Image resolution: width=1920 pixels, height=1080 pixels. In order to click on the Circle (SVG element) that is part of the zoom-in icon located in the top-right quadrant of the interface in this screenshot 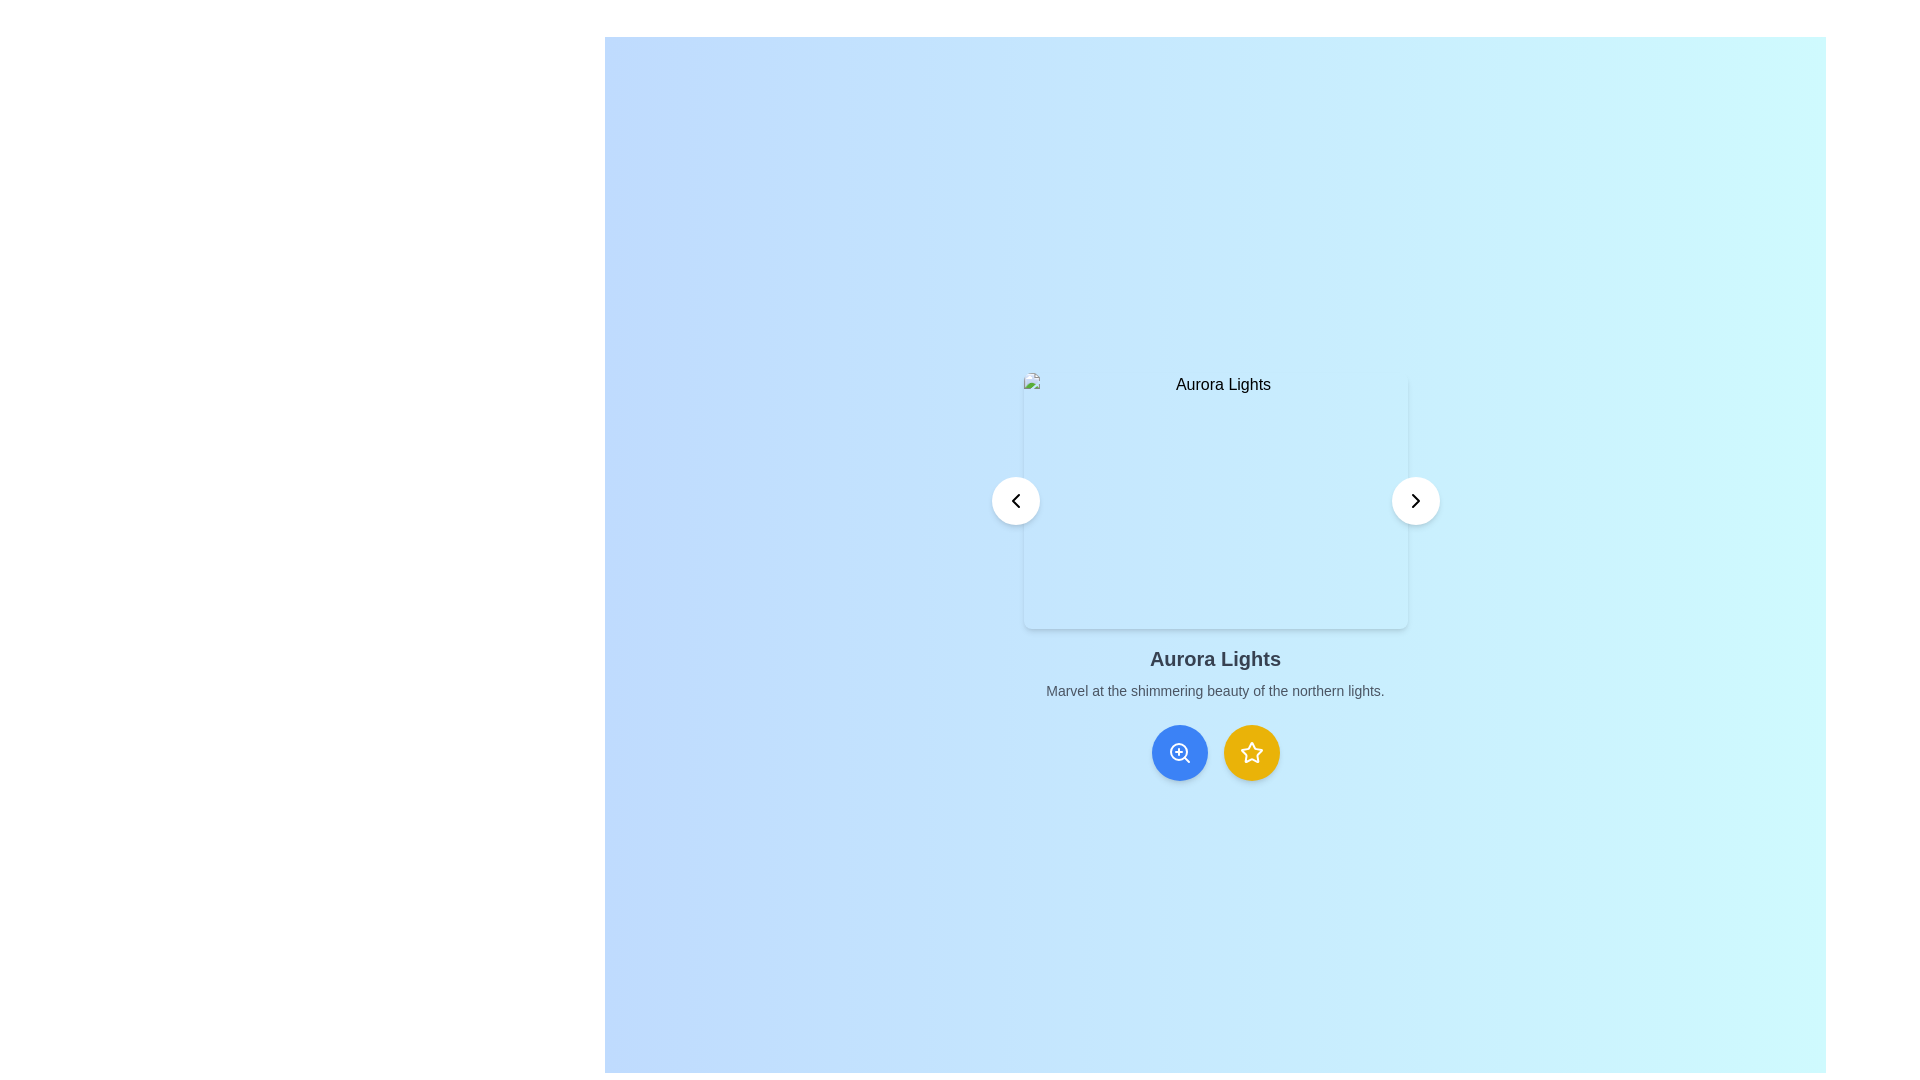, I will do `click(1178, 752)`.